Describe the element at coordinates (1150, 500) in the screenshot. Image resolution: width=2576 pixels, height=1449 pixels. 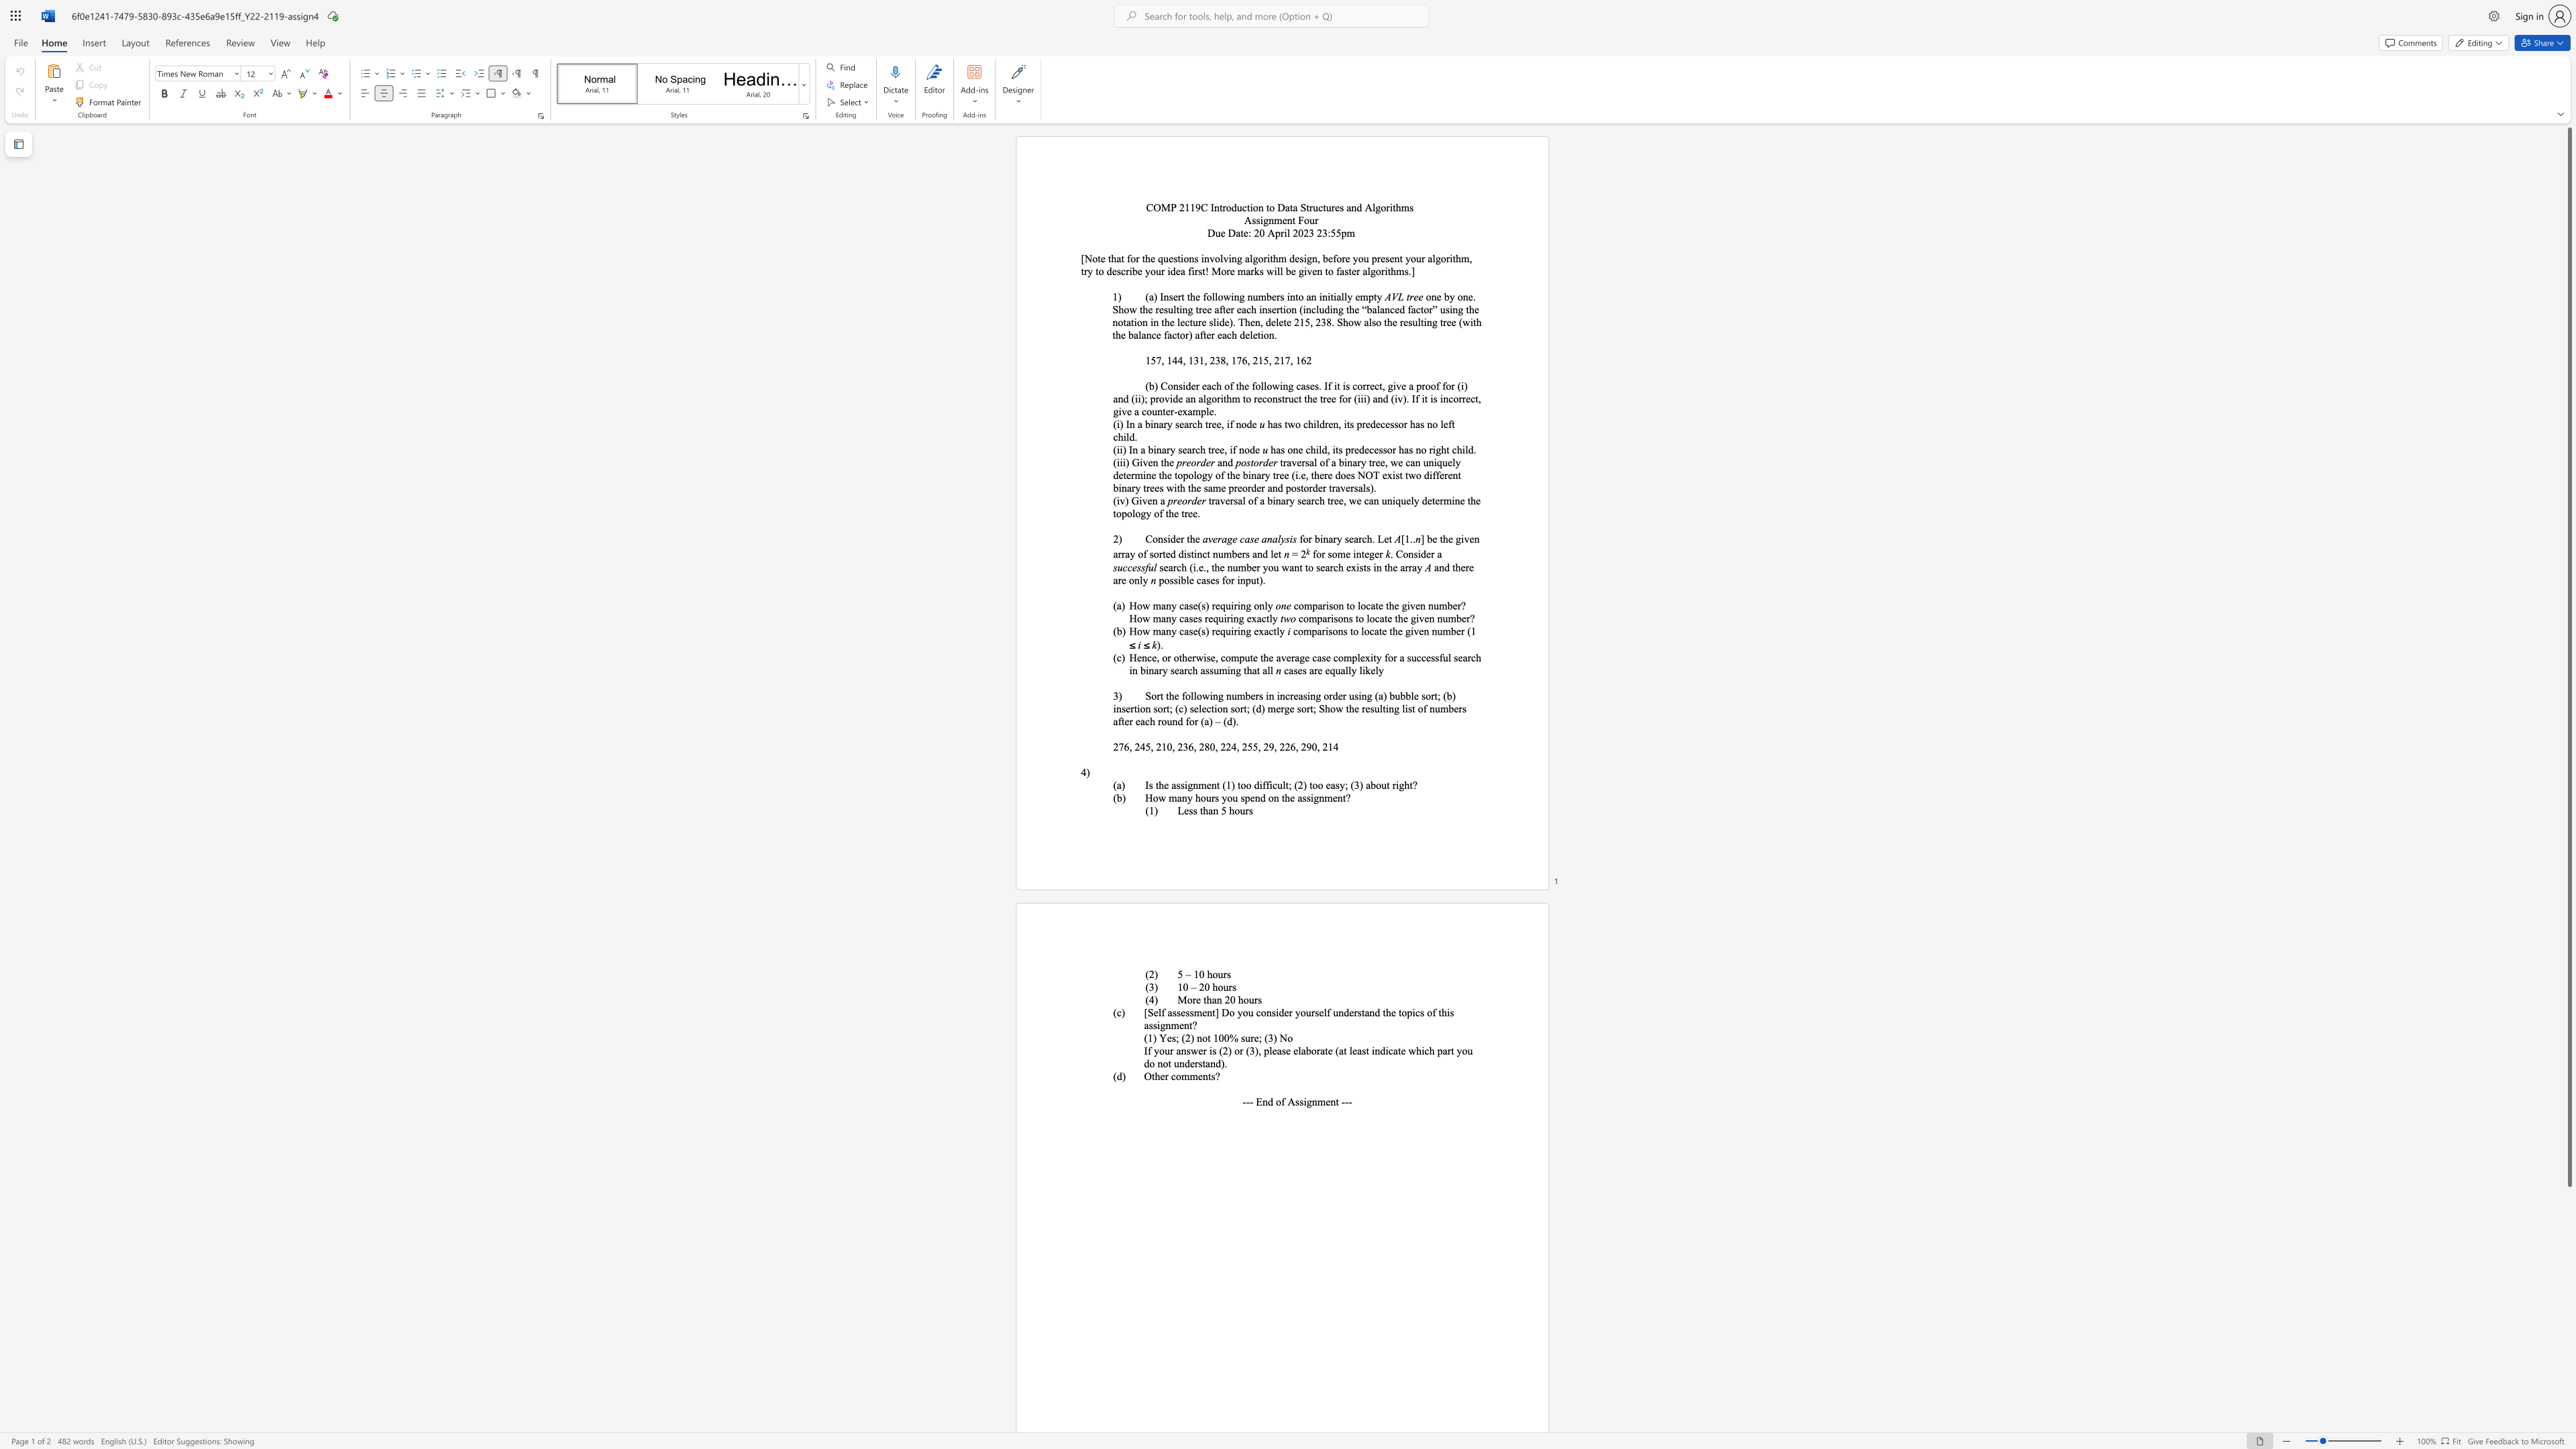
I see `the subset text "n a" within the text "(iv) Given a"` at that location.